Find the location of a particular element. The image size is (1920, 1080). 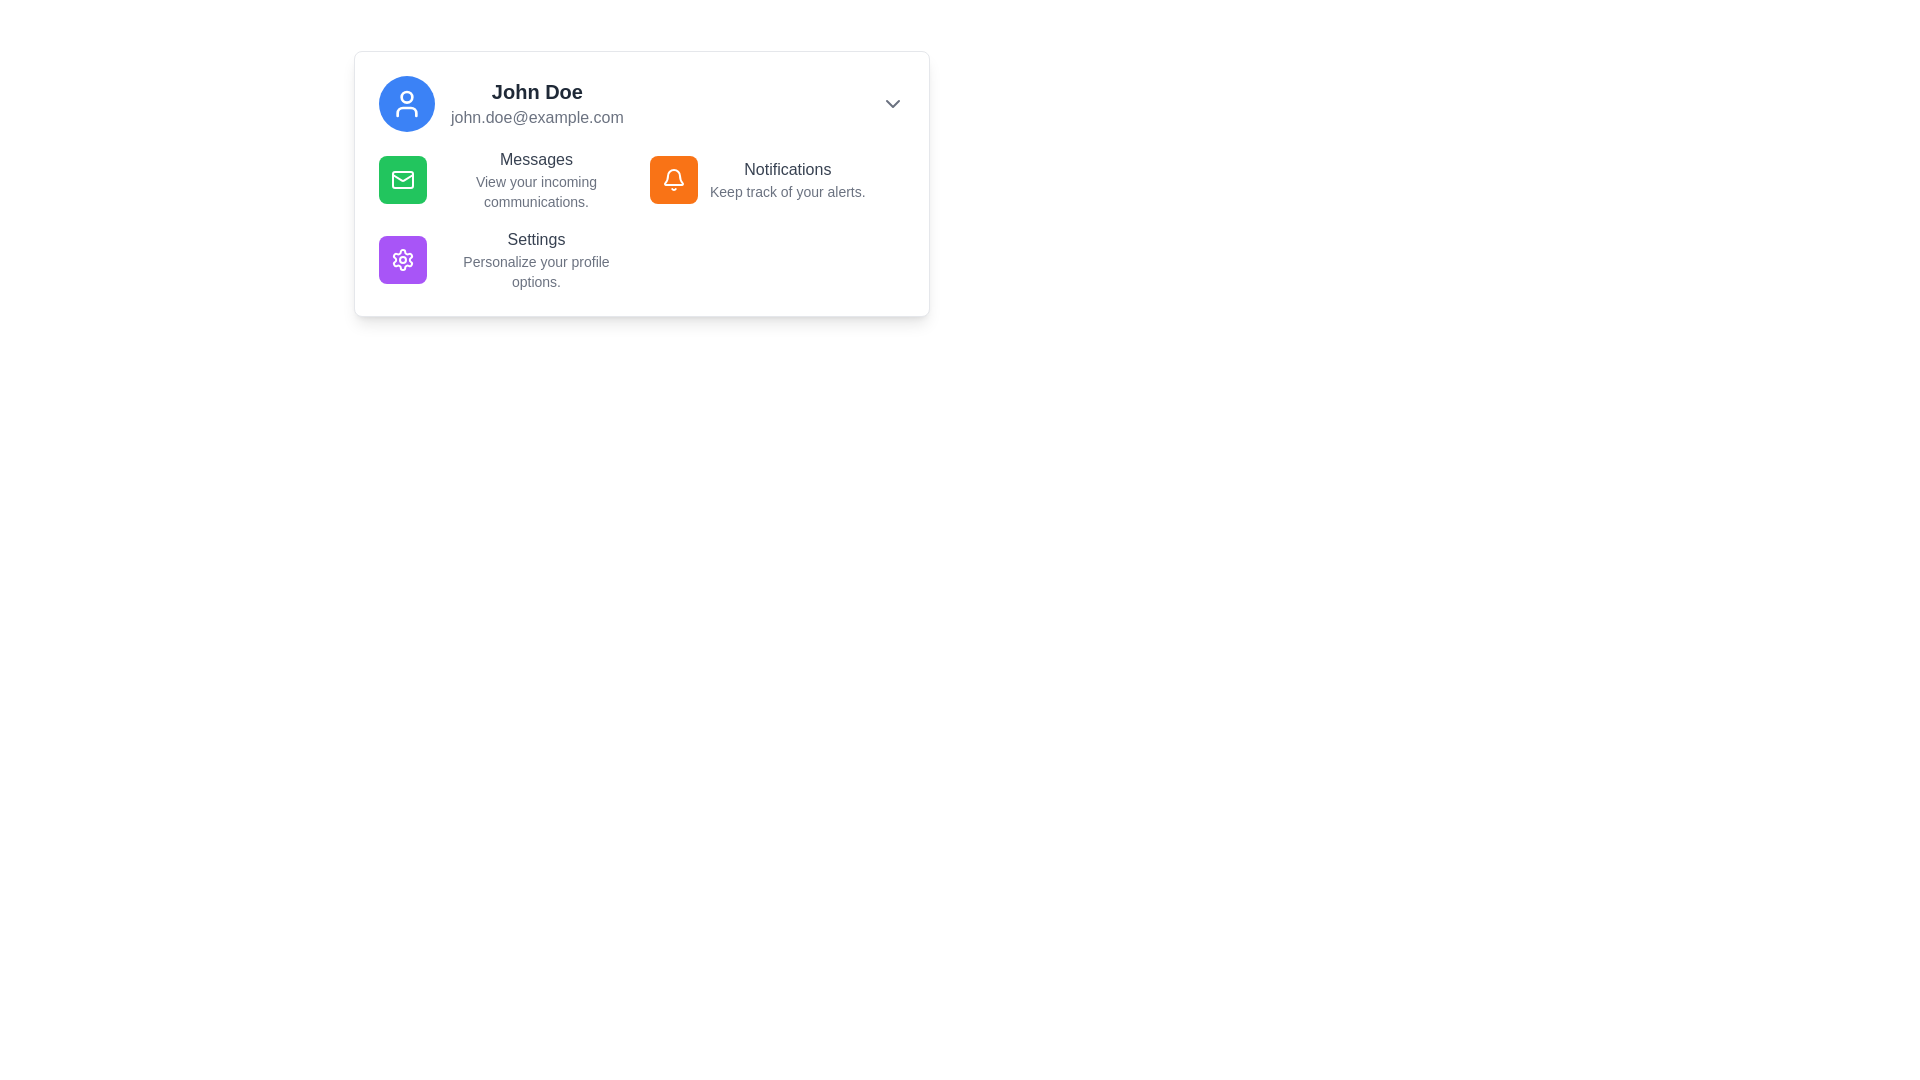

the inner triangular portion of the mail icon, which is styled as a thin vector stroke and is part of the envelope representation in the profile card's menu is located at coordinates (402, 176).